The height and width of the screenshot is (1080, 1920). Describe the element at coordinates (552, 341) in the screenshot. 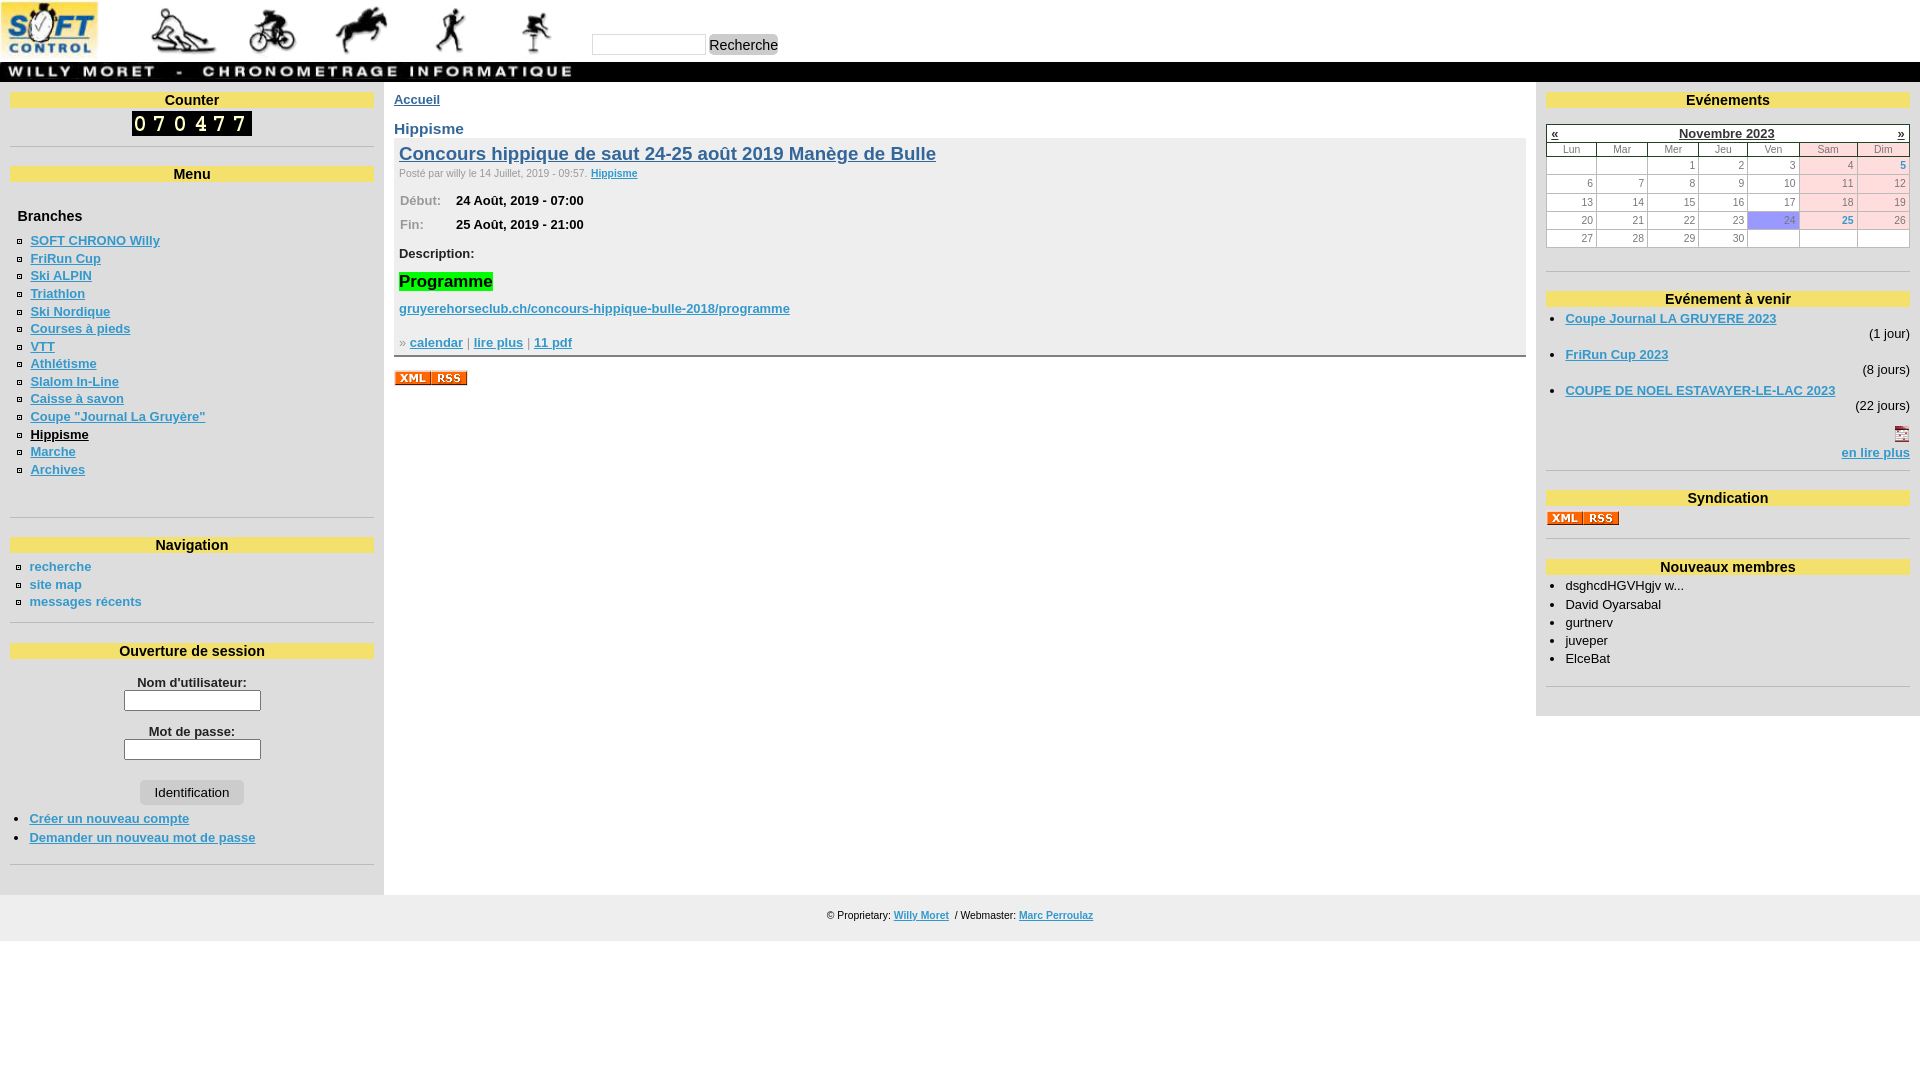

I see `'11 pdf'` at that location.